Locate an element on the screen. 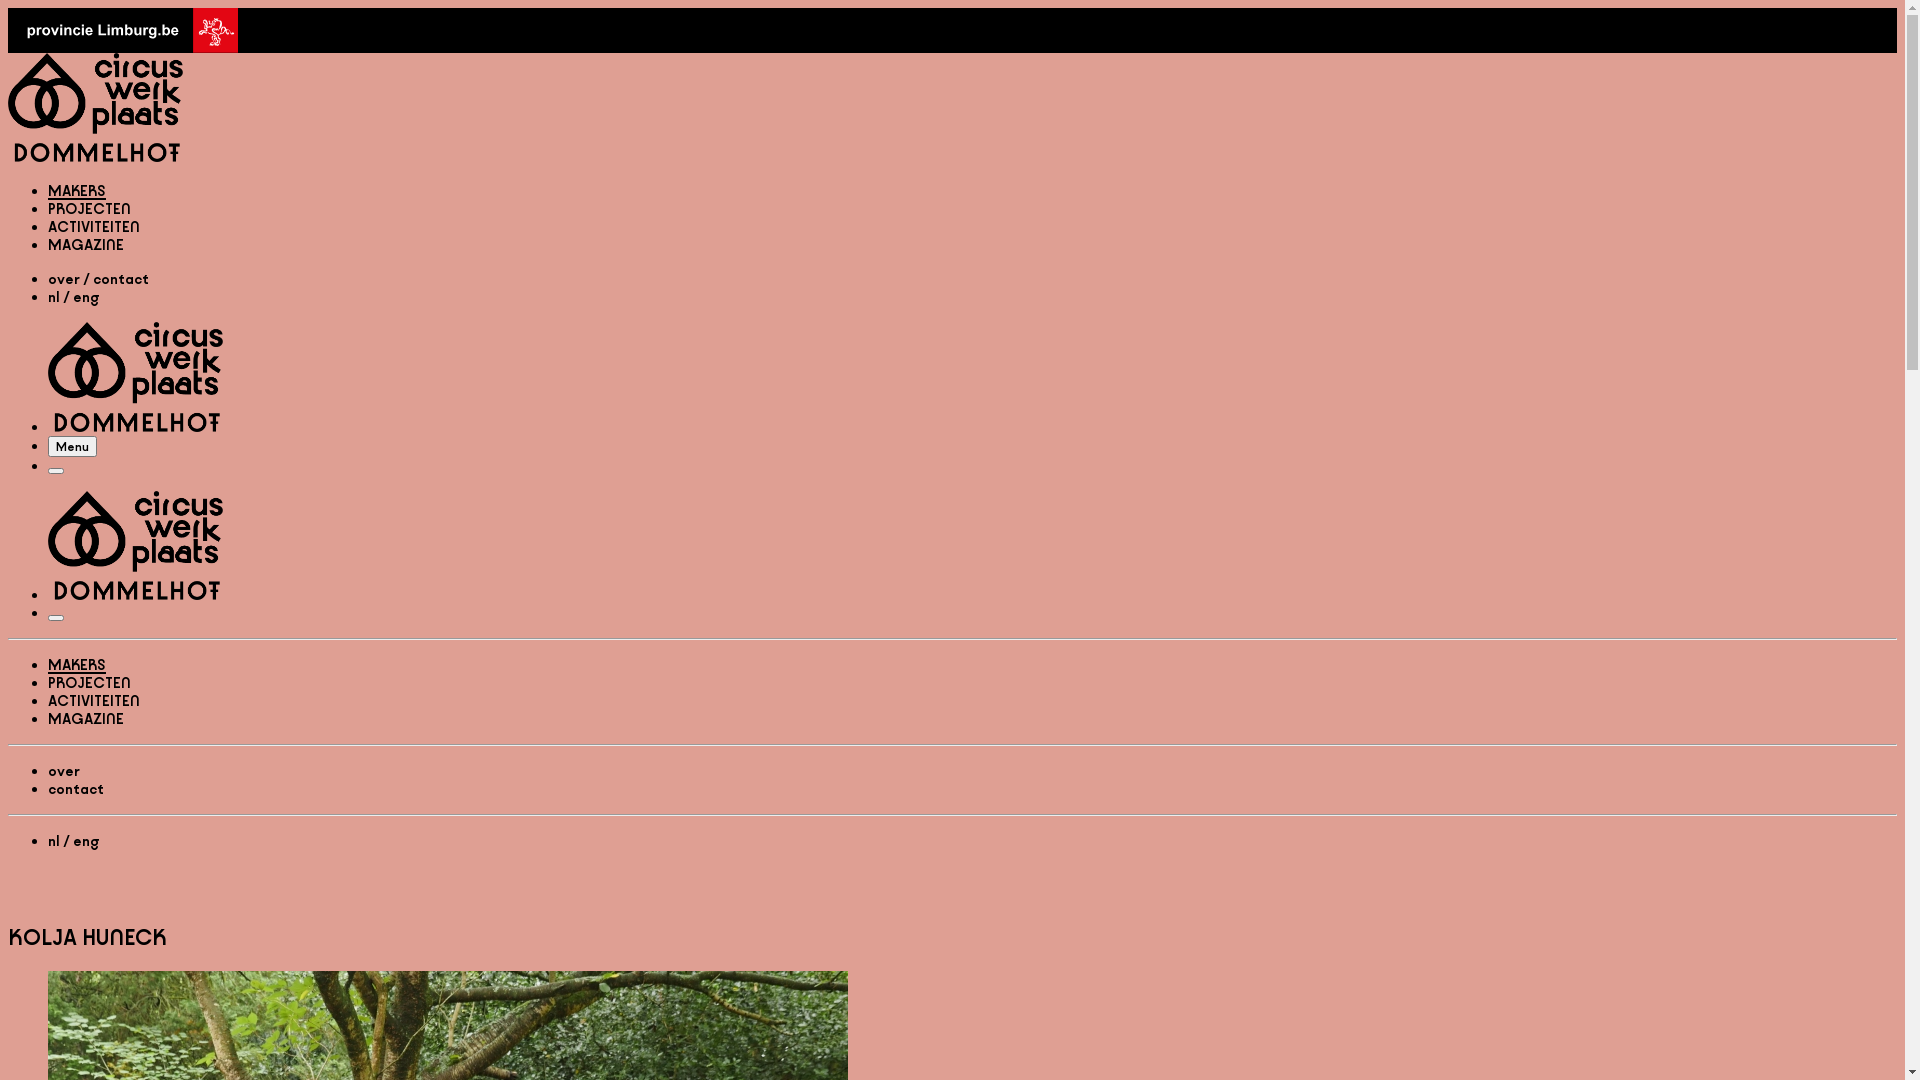  'PROJECTEN' is located at coordinates (88, 208).